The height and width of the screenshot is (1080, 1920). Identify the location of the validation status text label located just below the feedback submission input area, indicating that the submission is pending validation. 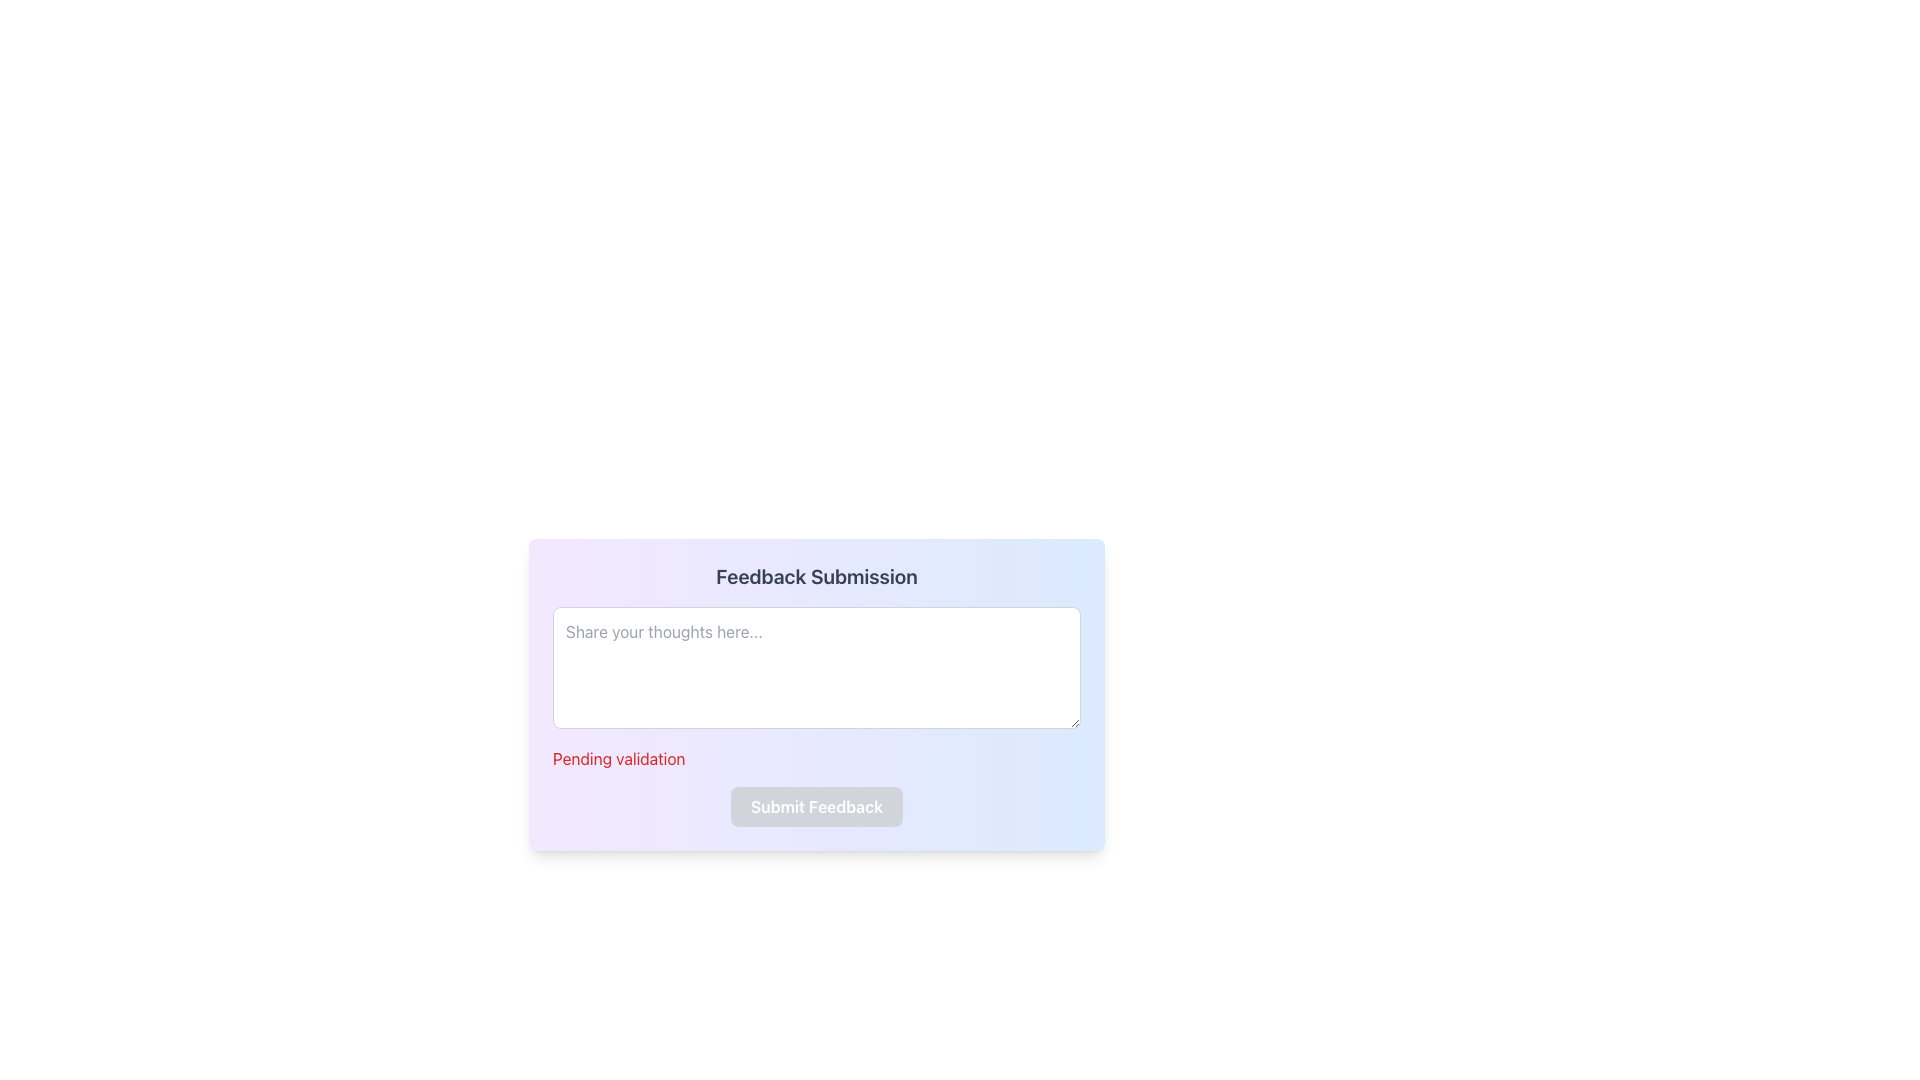
(618, 759).